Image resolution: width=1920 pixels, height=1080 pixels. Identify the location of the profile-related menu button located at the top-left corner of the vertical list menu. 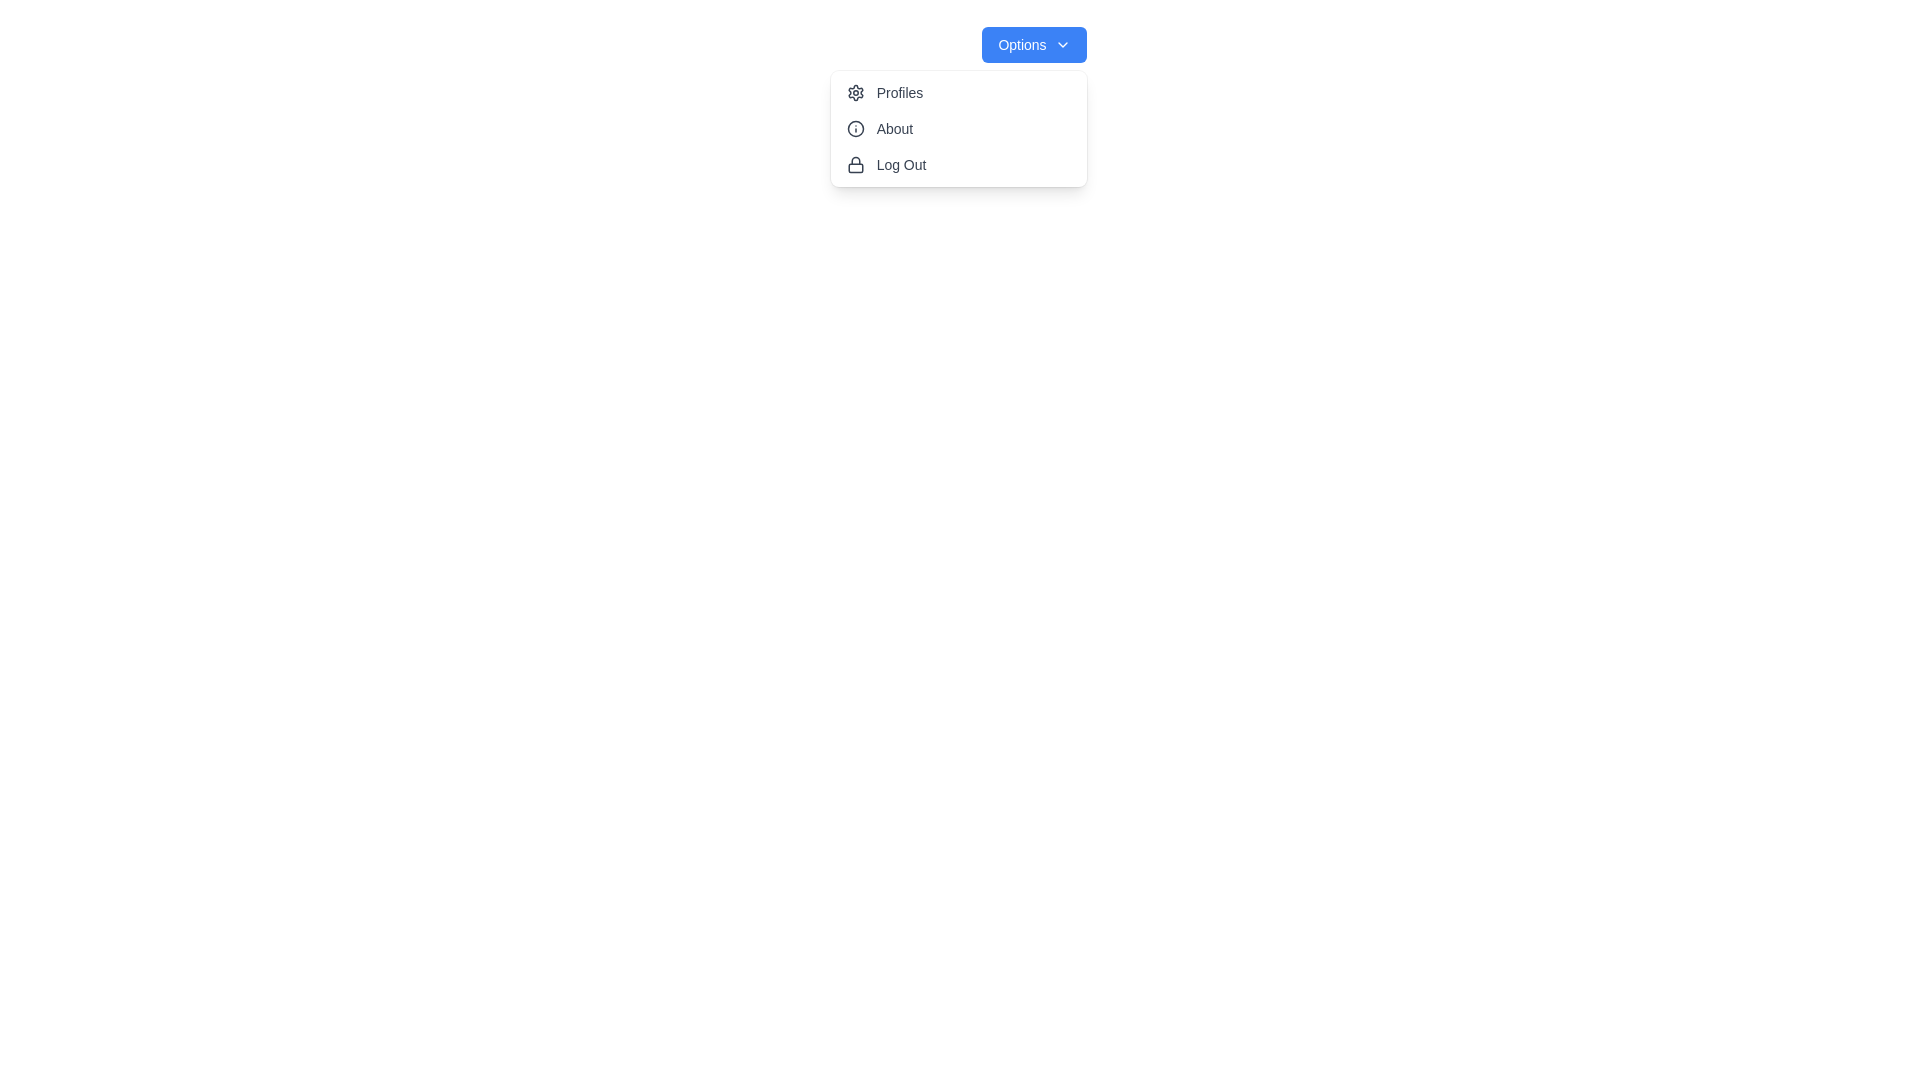
(957, 92).